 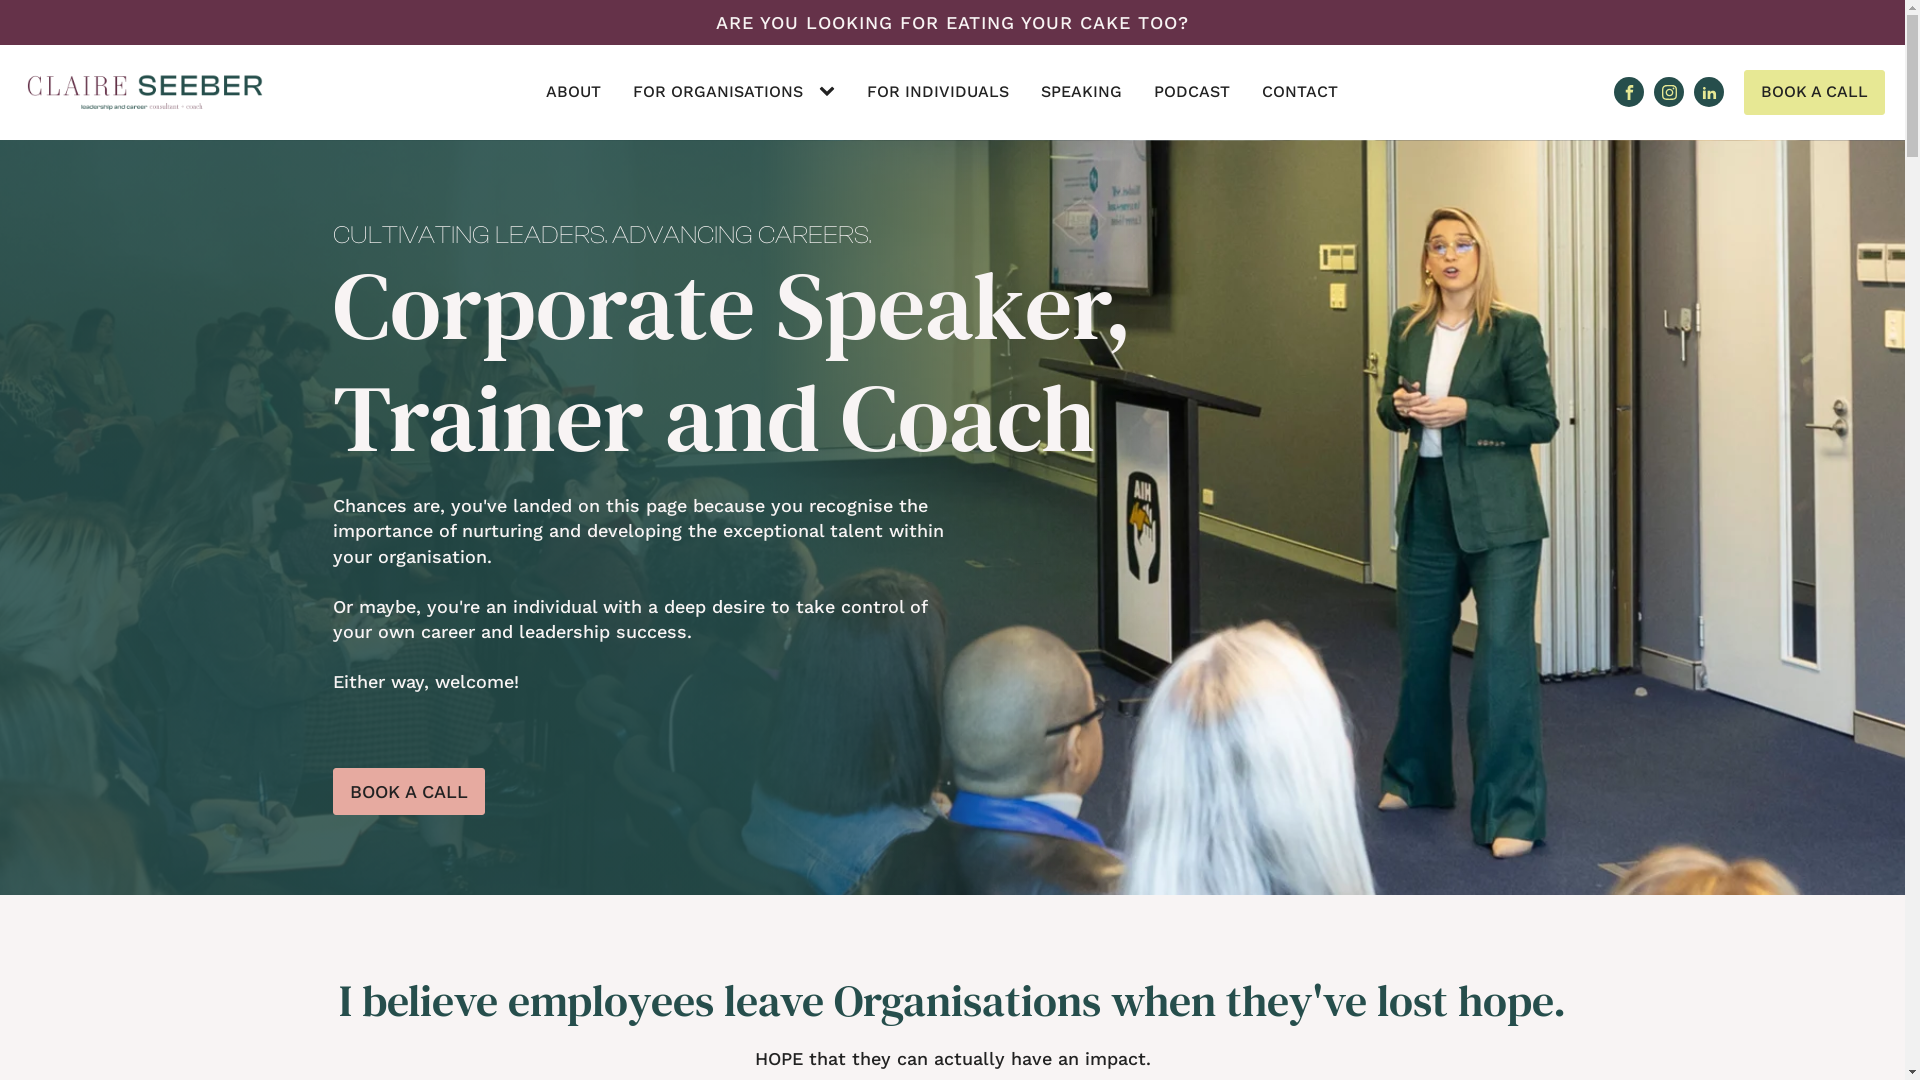 I want to click on 'BOOK A CALL', so click(x=1742, y=92).